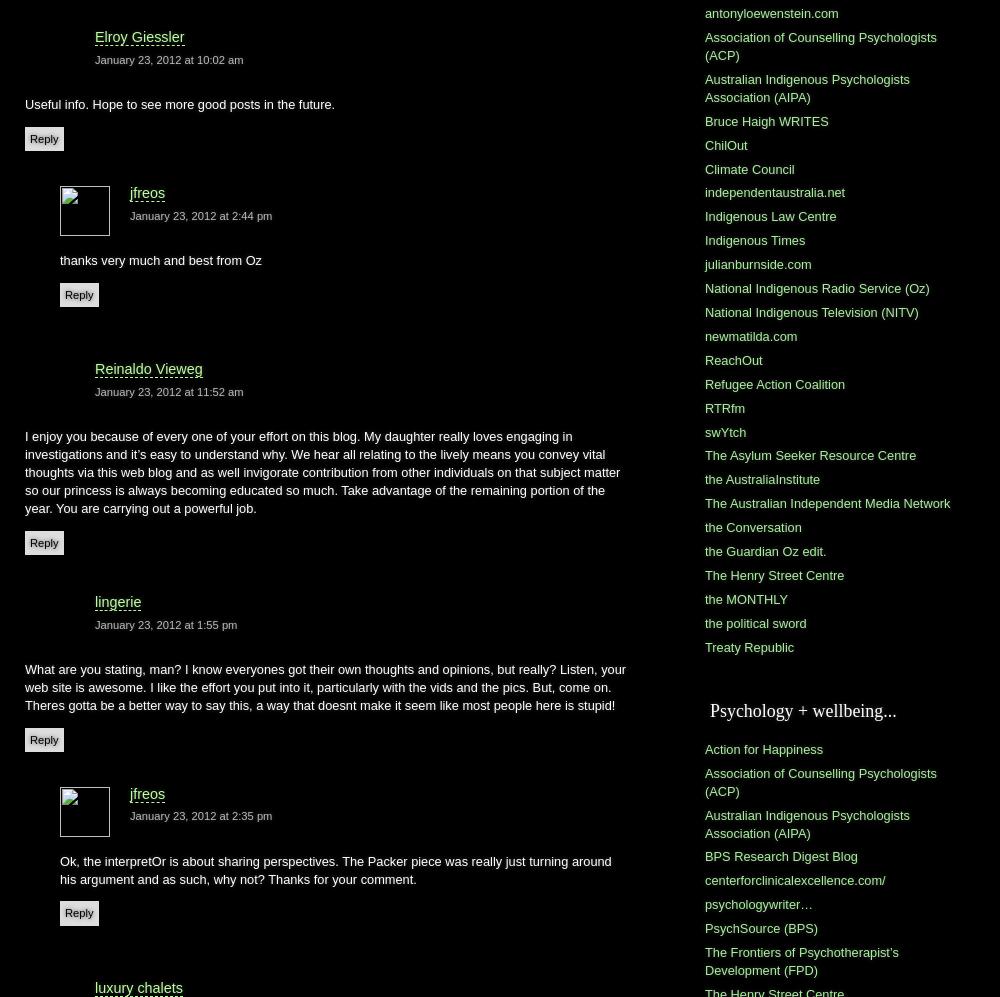 This screenshot has height=997, width=1000. What do you see at coordinates (704, 216) in the screenshot?
I see `'Indigenous Law Centre'` at bounding box center [704, 216].